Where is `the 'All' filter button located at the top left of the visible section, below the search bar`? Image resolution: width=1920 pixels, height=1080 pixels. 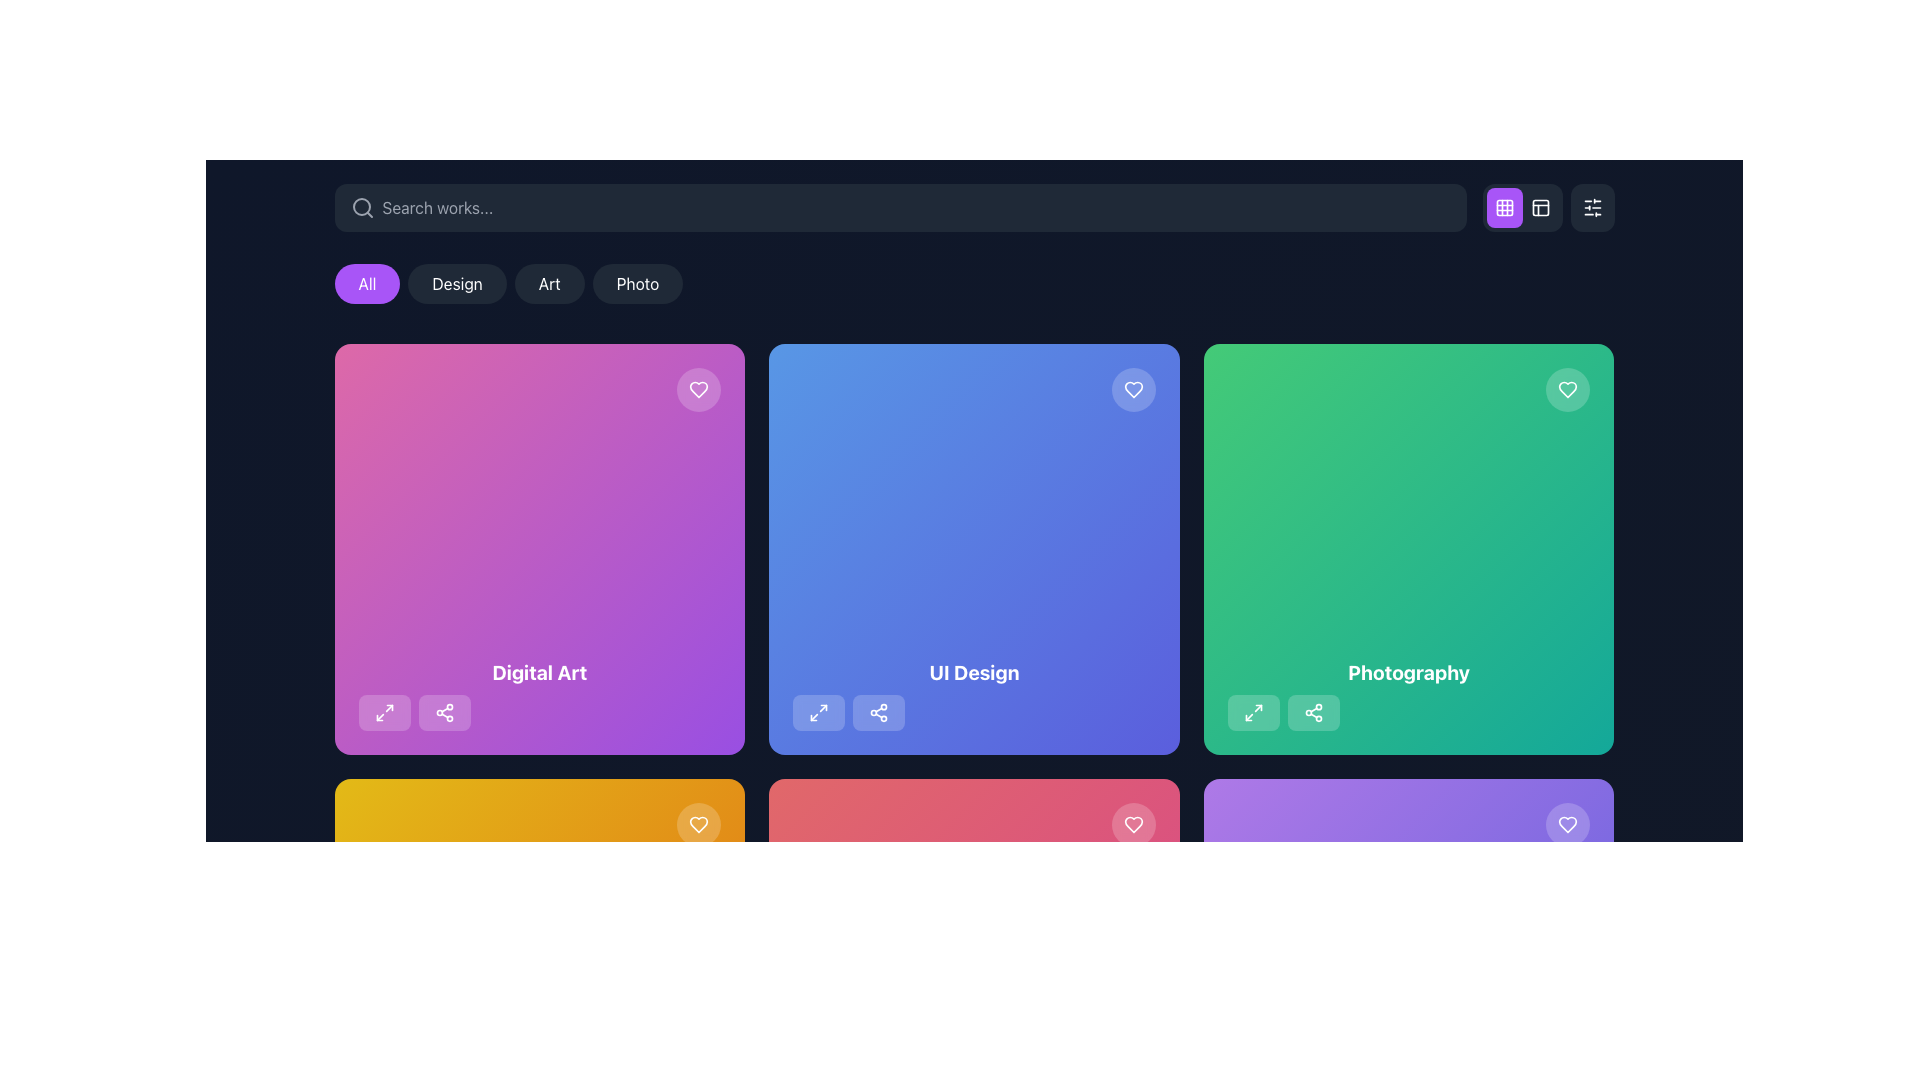
the 'All' filter button located at the top left of the visible section, below the search bar is located at coordinates (367, 284).